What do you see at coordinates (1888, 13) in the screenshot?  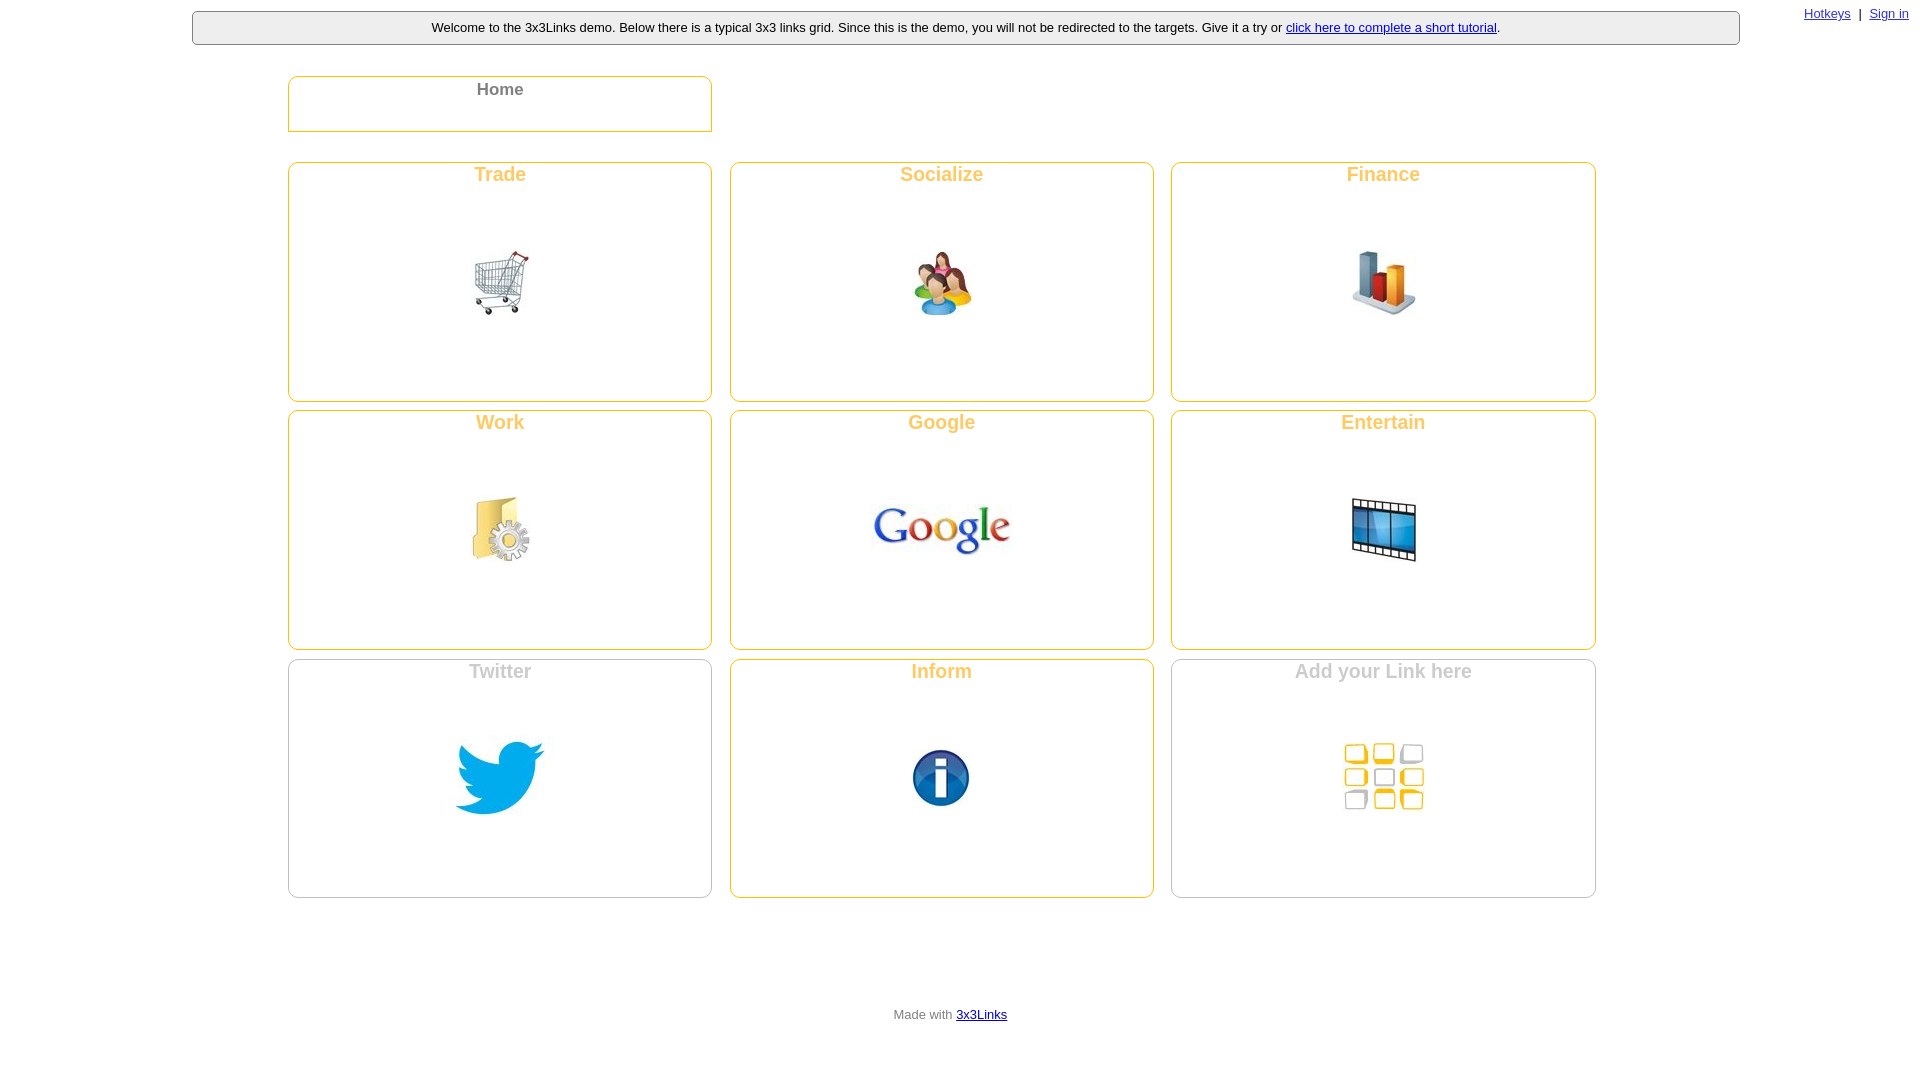 I see `'Sign in'` at bounding box center [1888, 13].